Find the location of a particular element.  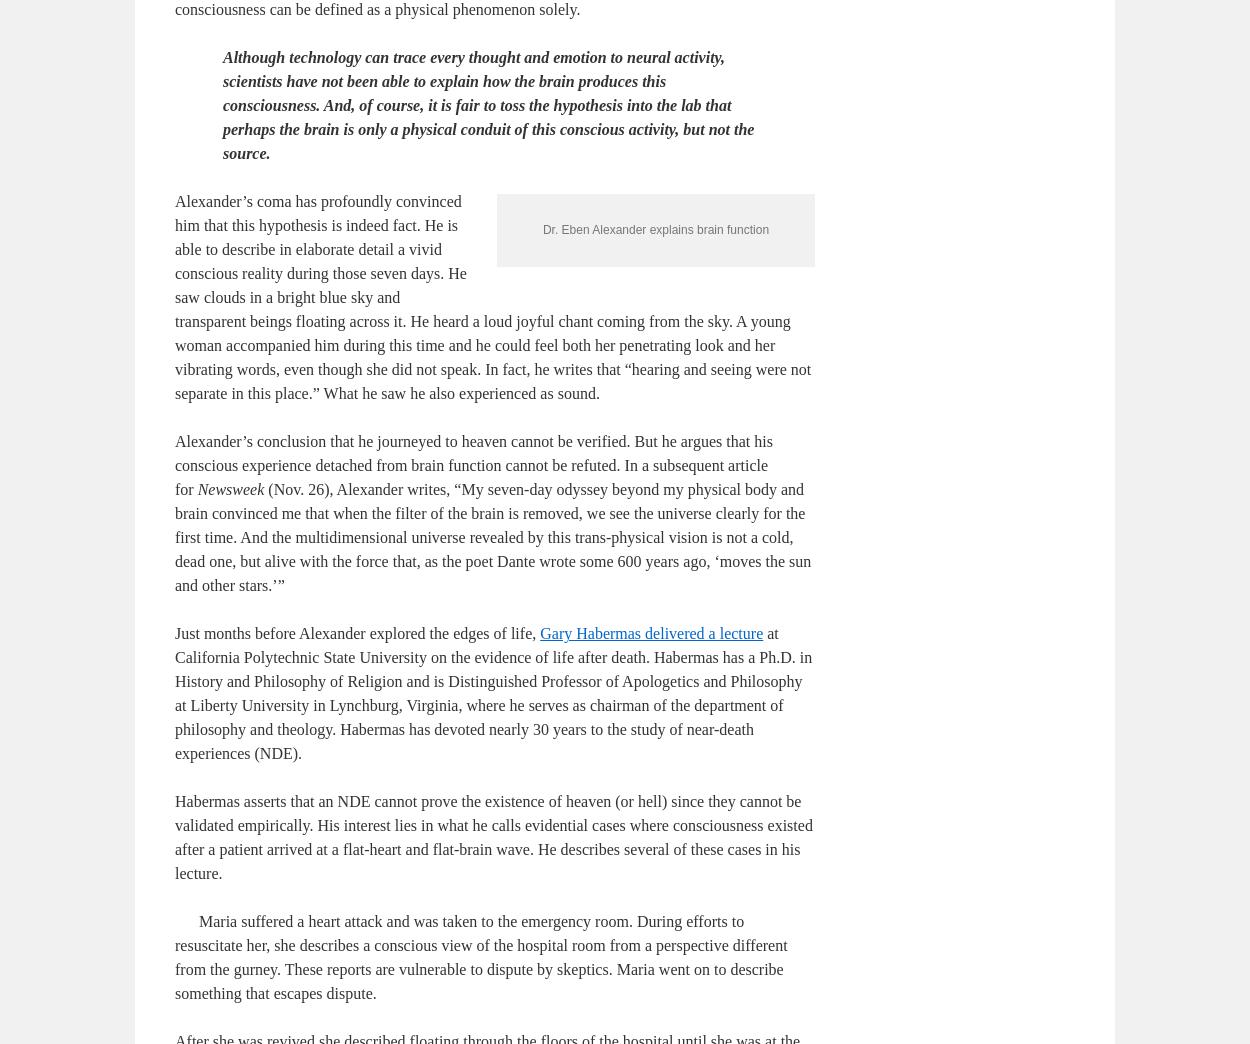

'Dr. Eben Alexander explains brain function' is located at coordinates (655, 485).